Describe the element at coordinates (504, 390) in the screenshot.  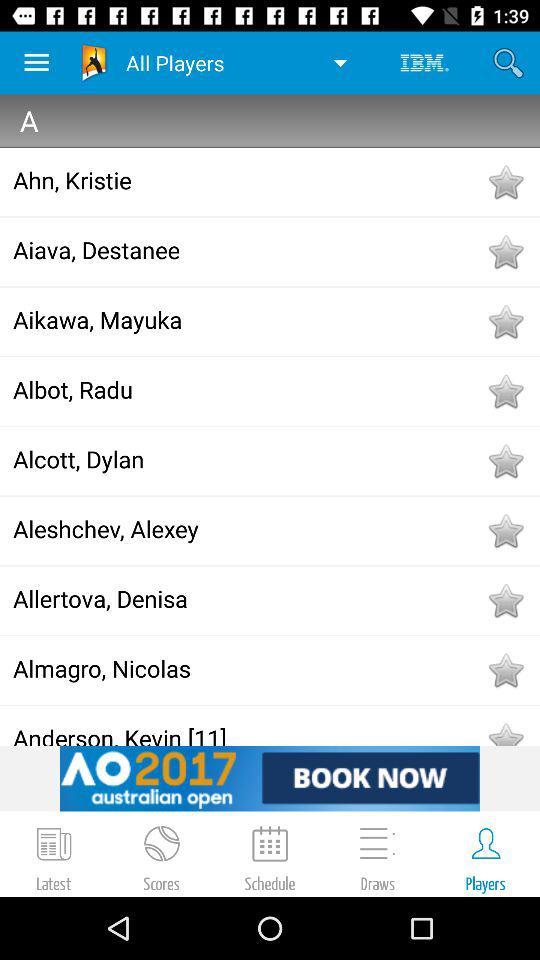
I see `button` at that location.